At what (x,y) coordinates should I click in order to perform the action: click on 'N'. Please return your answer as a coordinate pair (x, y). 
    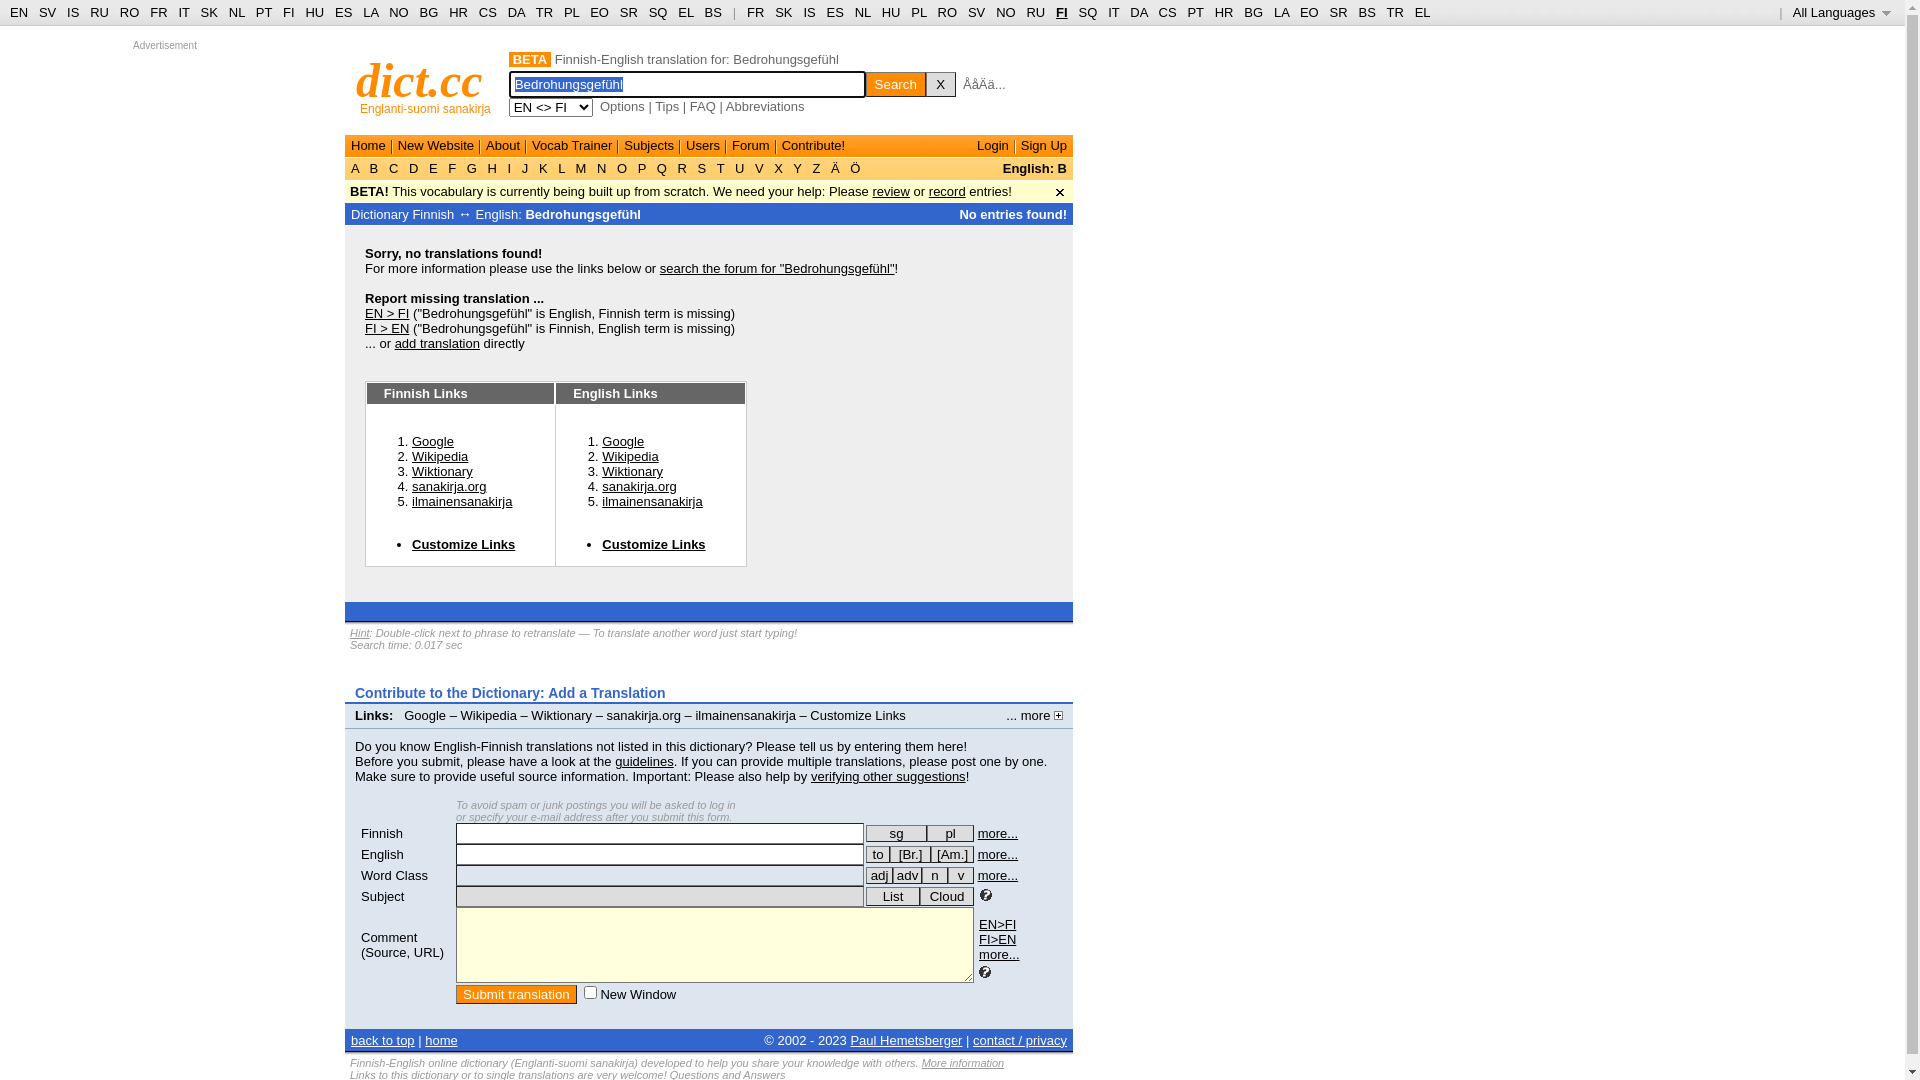
    Looking at the image, I should click on (592, 167).